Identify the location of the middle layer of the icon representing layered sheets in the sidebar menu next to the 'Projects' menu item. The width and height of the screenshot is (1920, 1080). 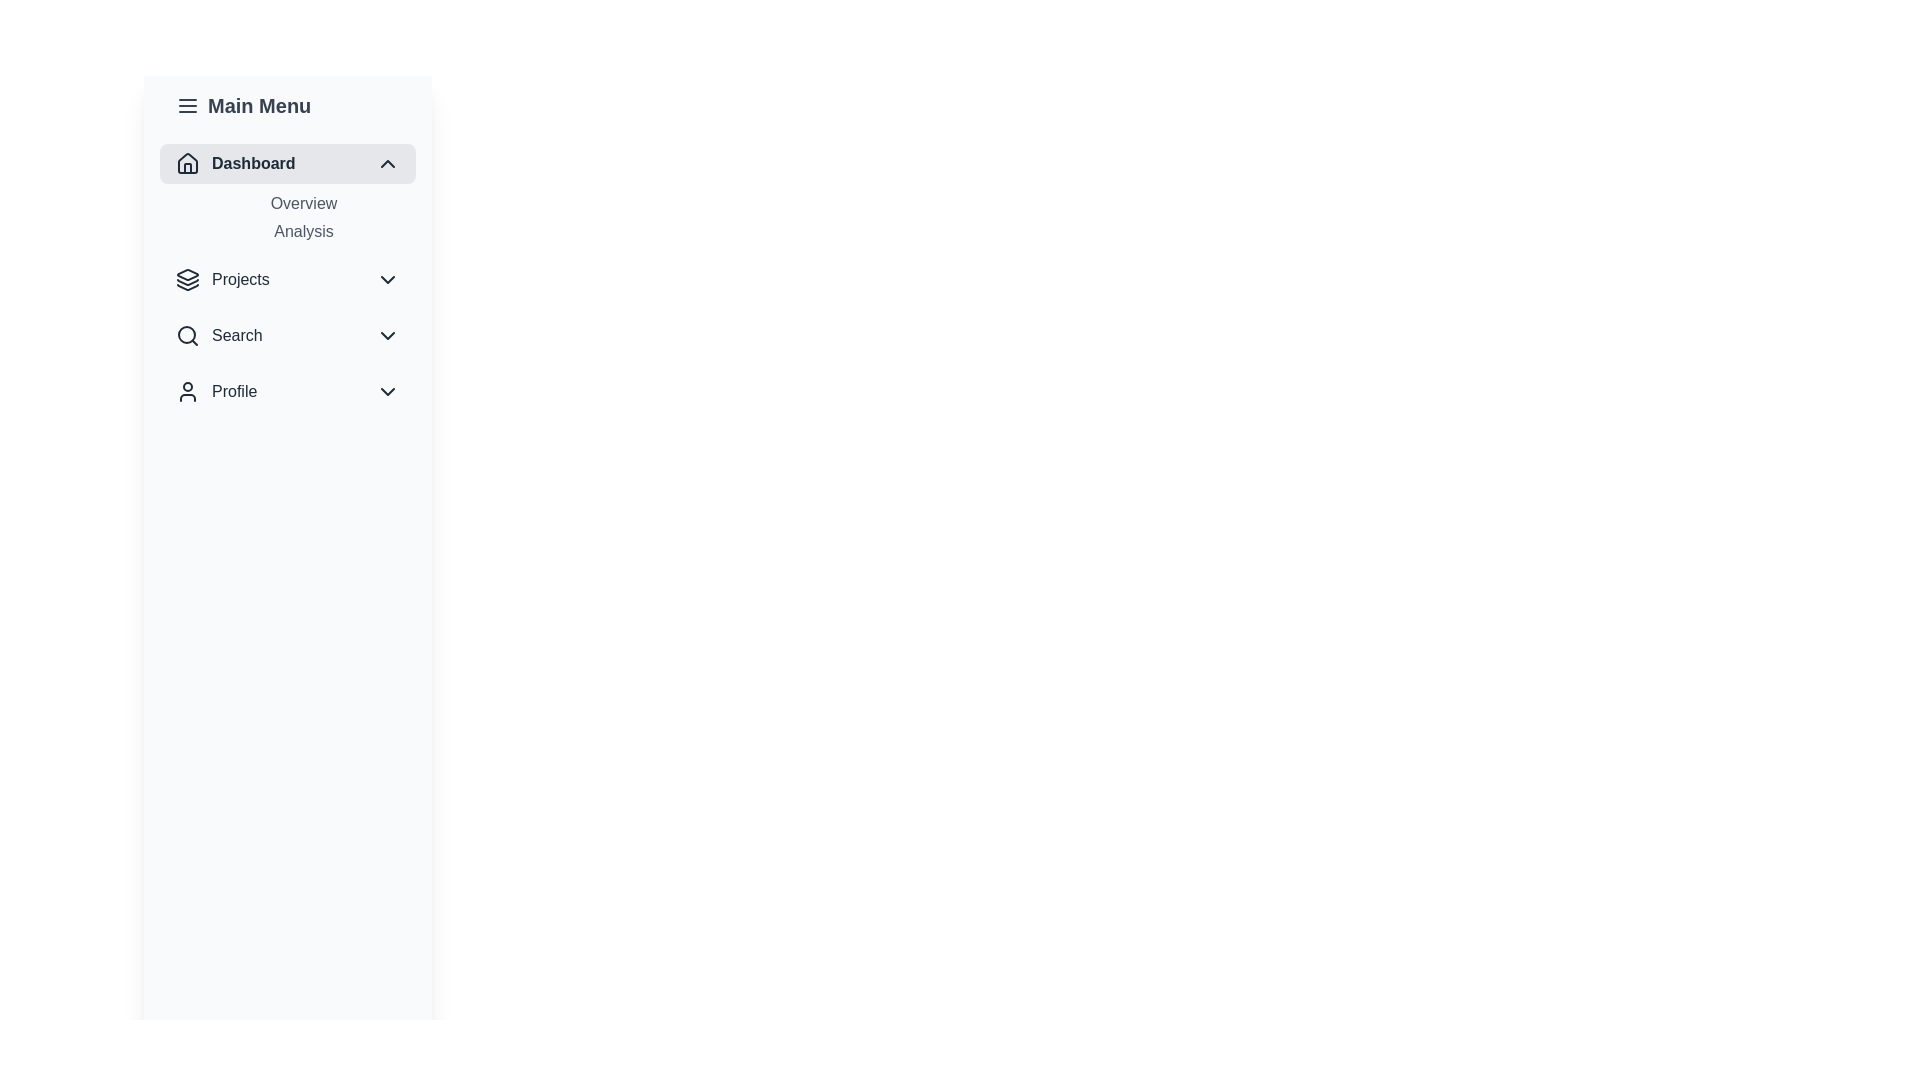
(187, 282).